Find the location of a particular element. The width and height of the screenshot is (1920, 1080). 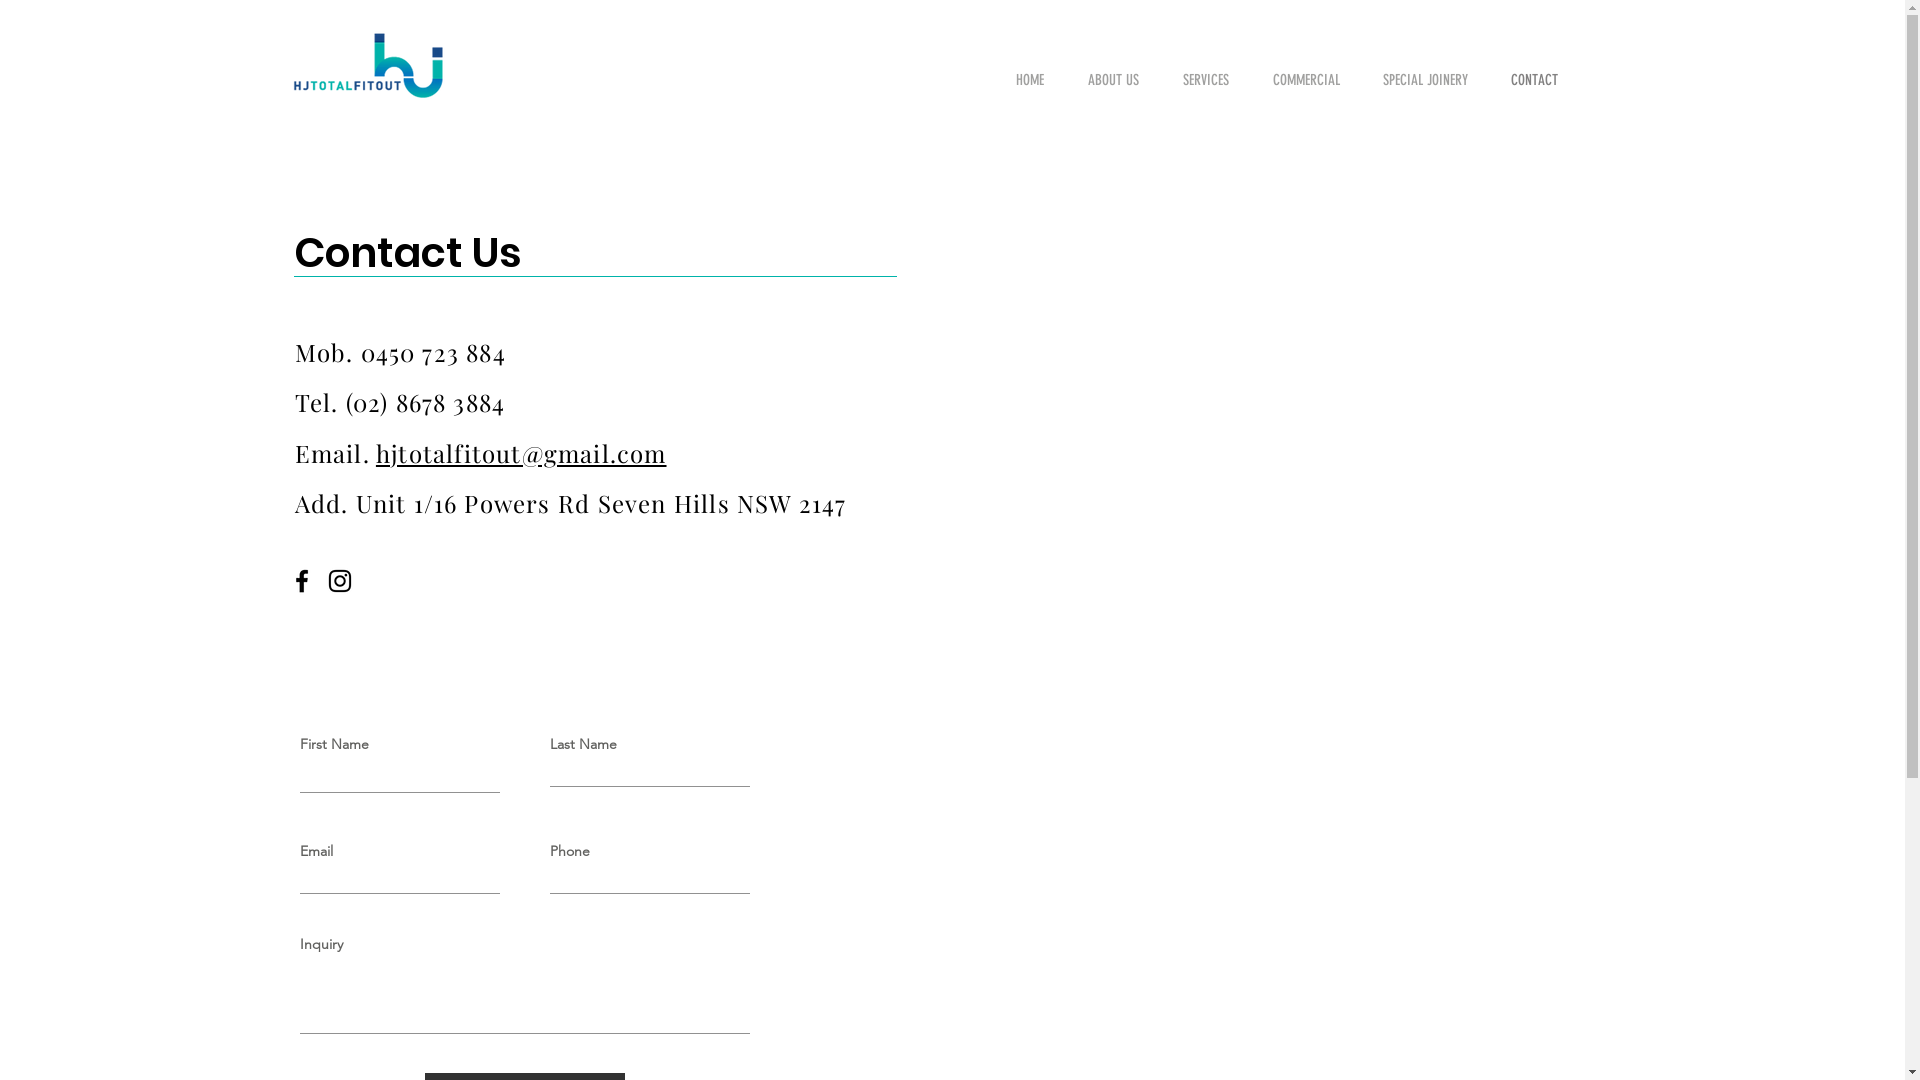

'CONTACT' is located at coordinates (1496, 79).